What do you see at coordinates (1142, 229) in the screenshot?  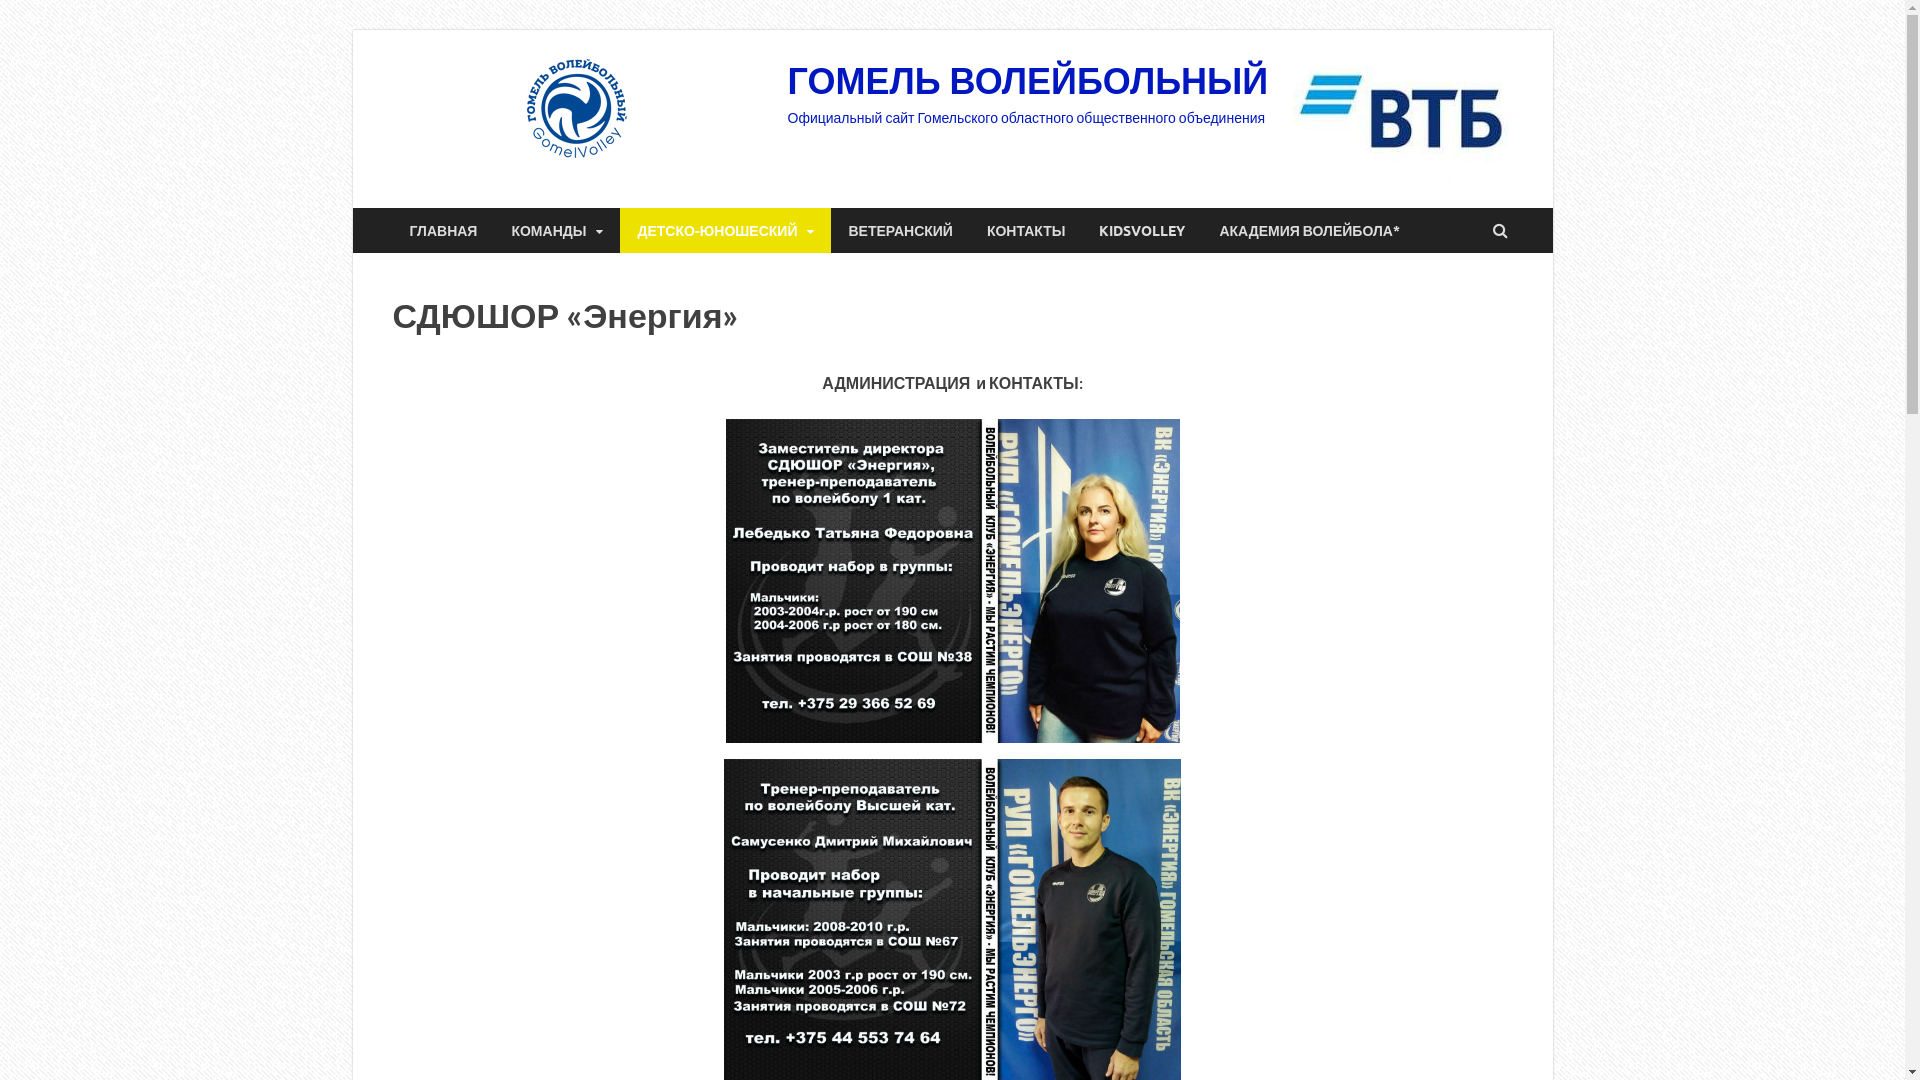 I see `'KIDSVOLLEY'` at bounding box center [1142, 229].